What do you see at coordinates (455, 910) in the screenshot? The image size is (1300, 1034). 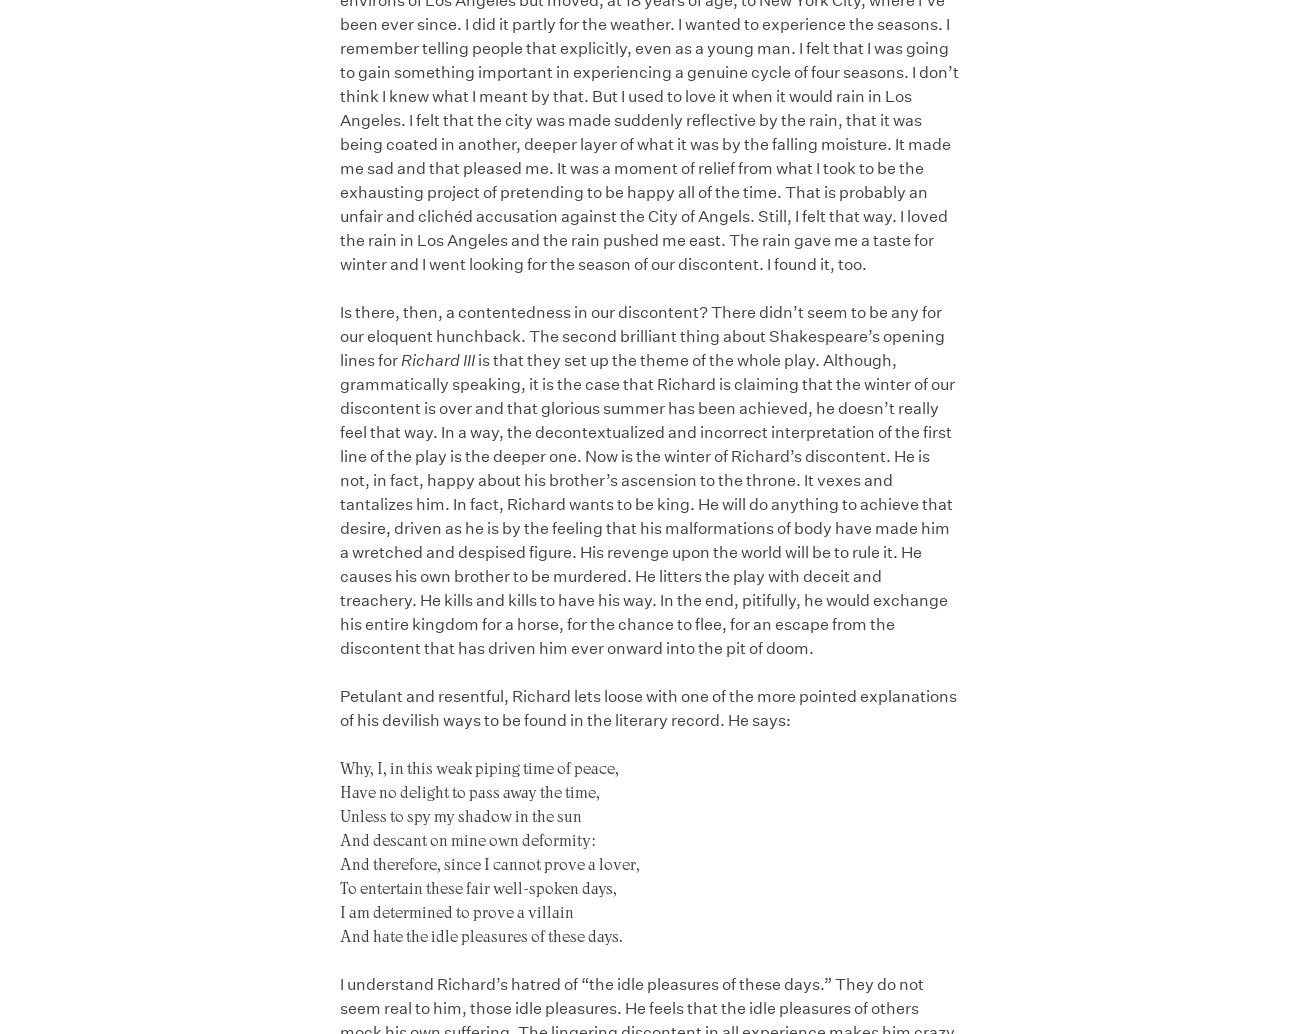 I see `'I am determined to prove a villain'` at bounding box center [455, 910].